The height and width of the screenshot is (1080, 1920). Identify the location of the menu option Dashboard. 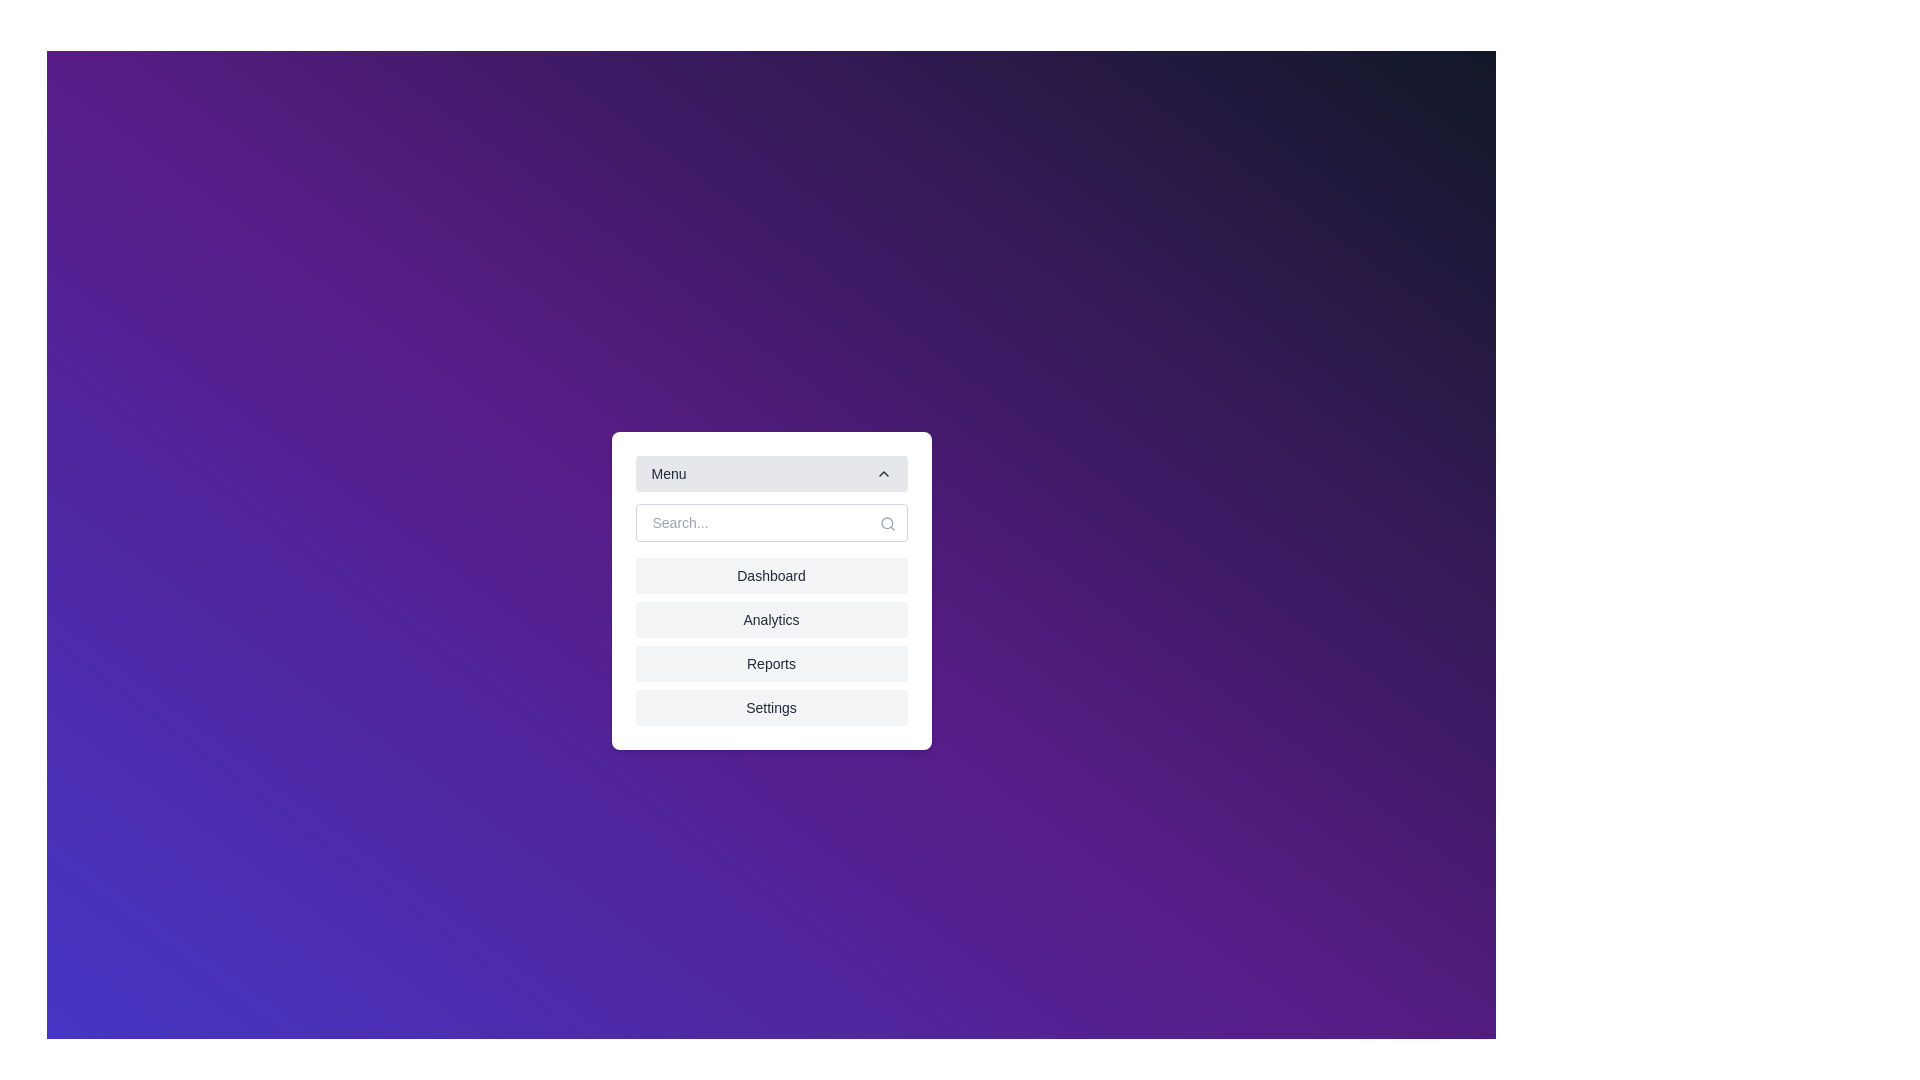
(770, 575).